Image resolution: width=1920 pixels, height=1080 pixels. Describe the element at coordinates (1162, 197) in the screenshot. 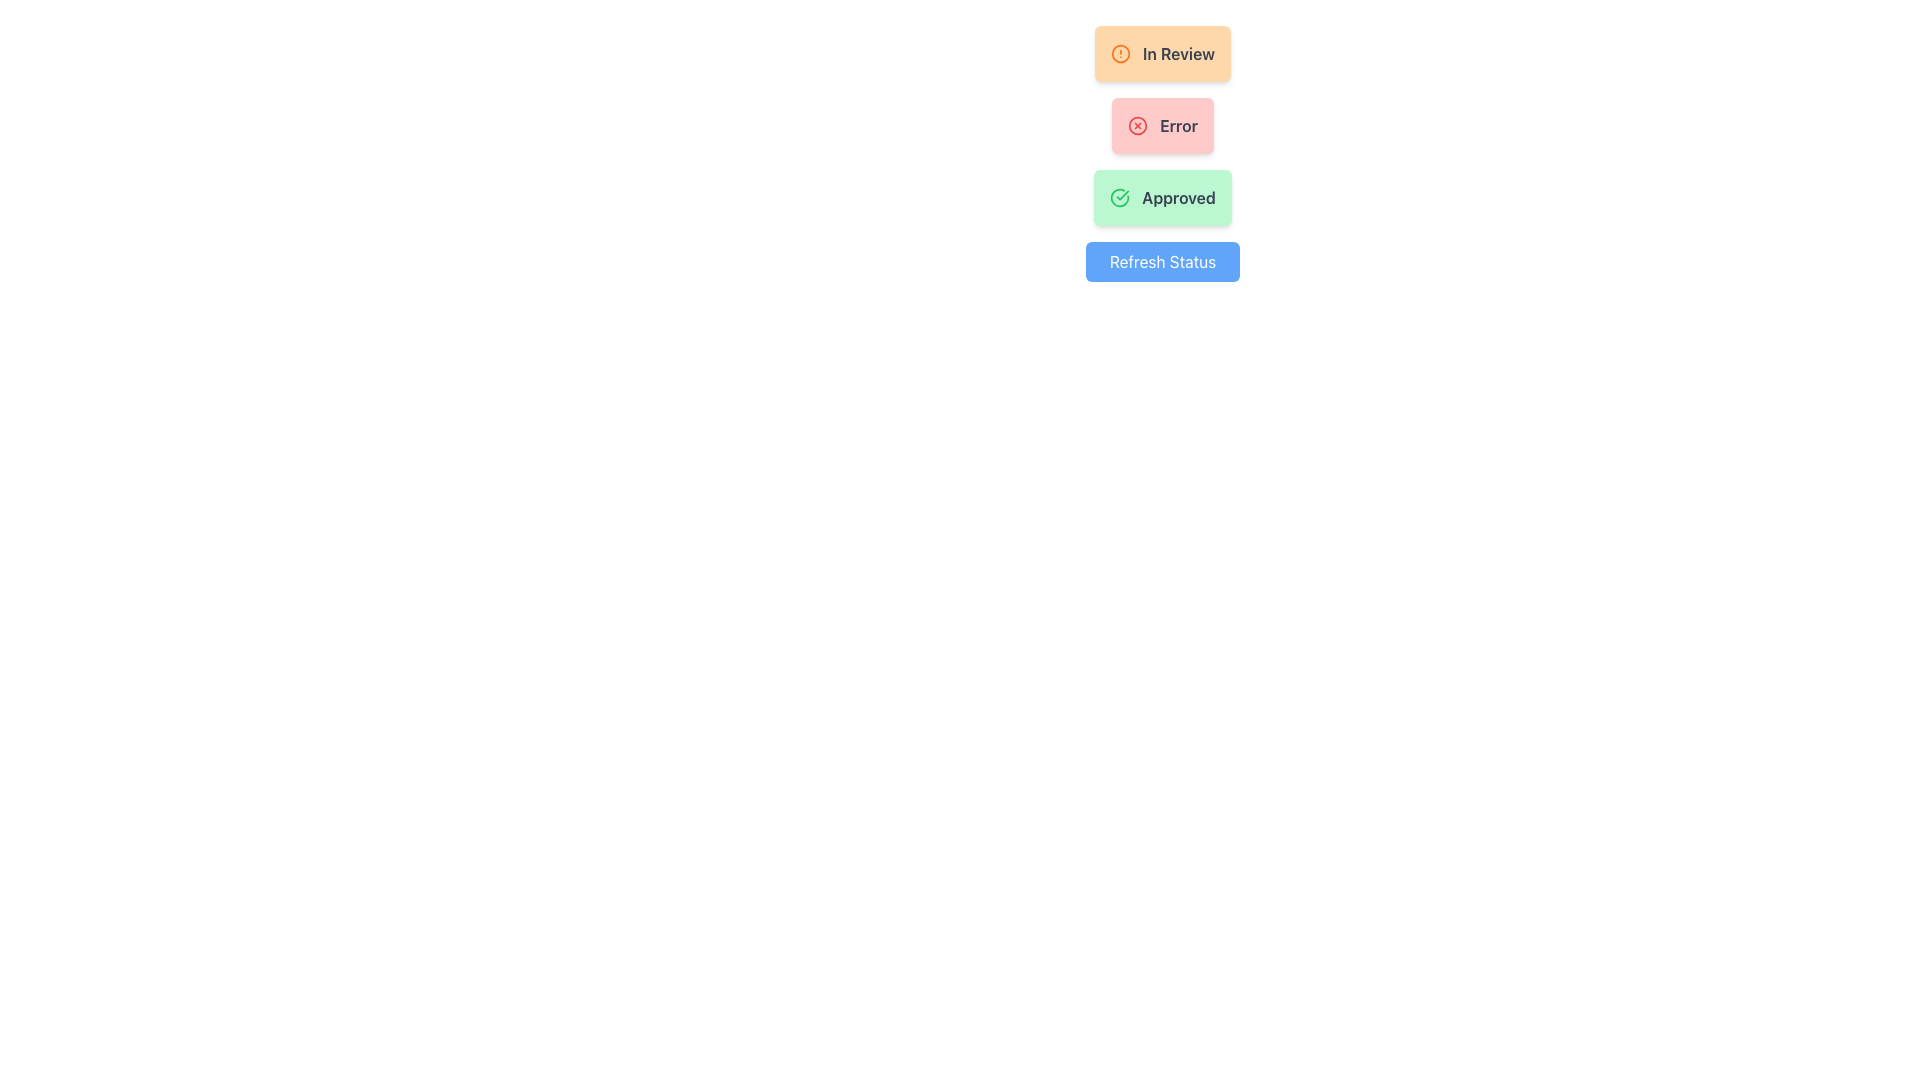

I see `the 'Approved' Status label component, which is the third item in the vertical list of status indicators, located below the 'Error' element and above the 'Refresh Status' button` at that location.